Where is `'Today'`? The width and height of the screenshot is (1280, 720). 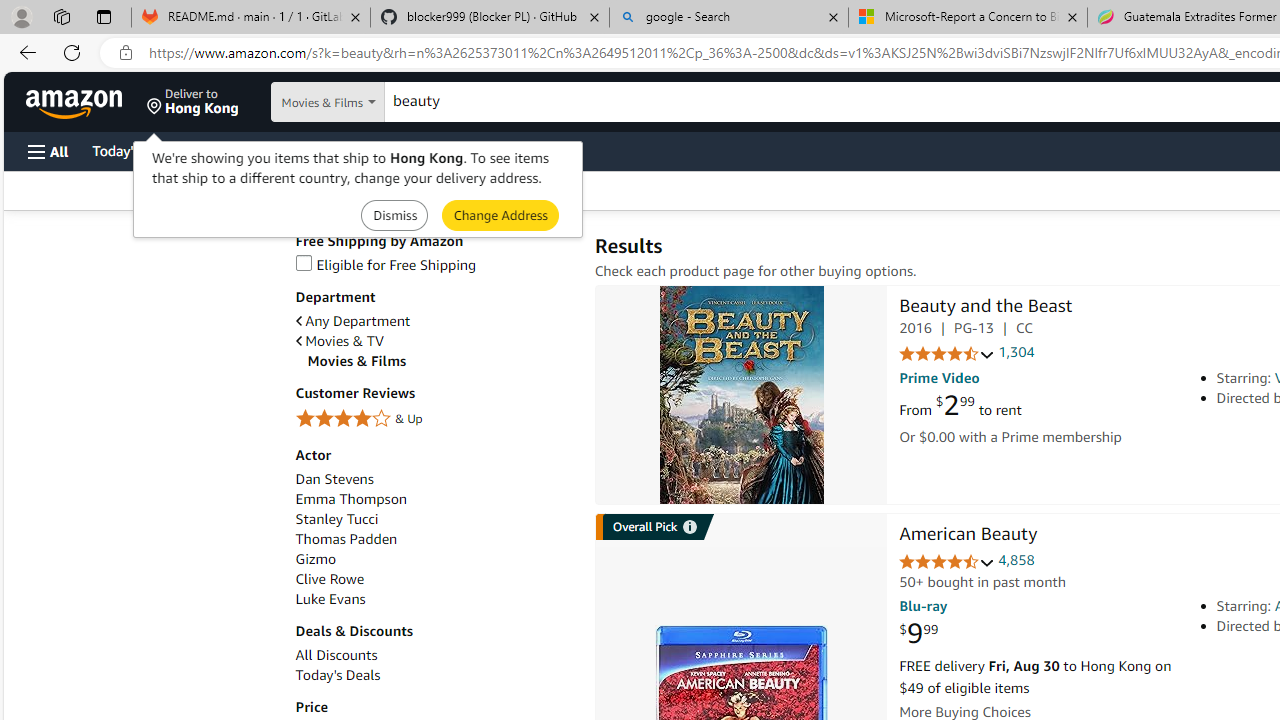
'Today' is located at coordinates (433, 675).